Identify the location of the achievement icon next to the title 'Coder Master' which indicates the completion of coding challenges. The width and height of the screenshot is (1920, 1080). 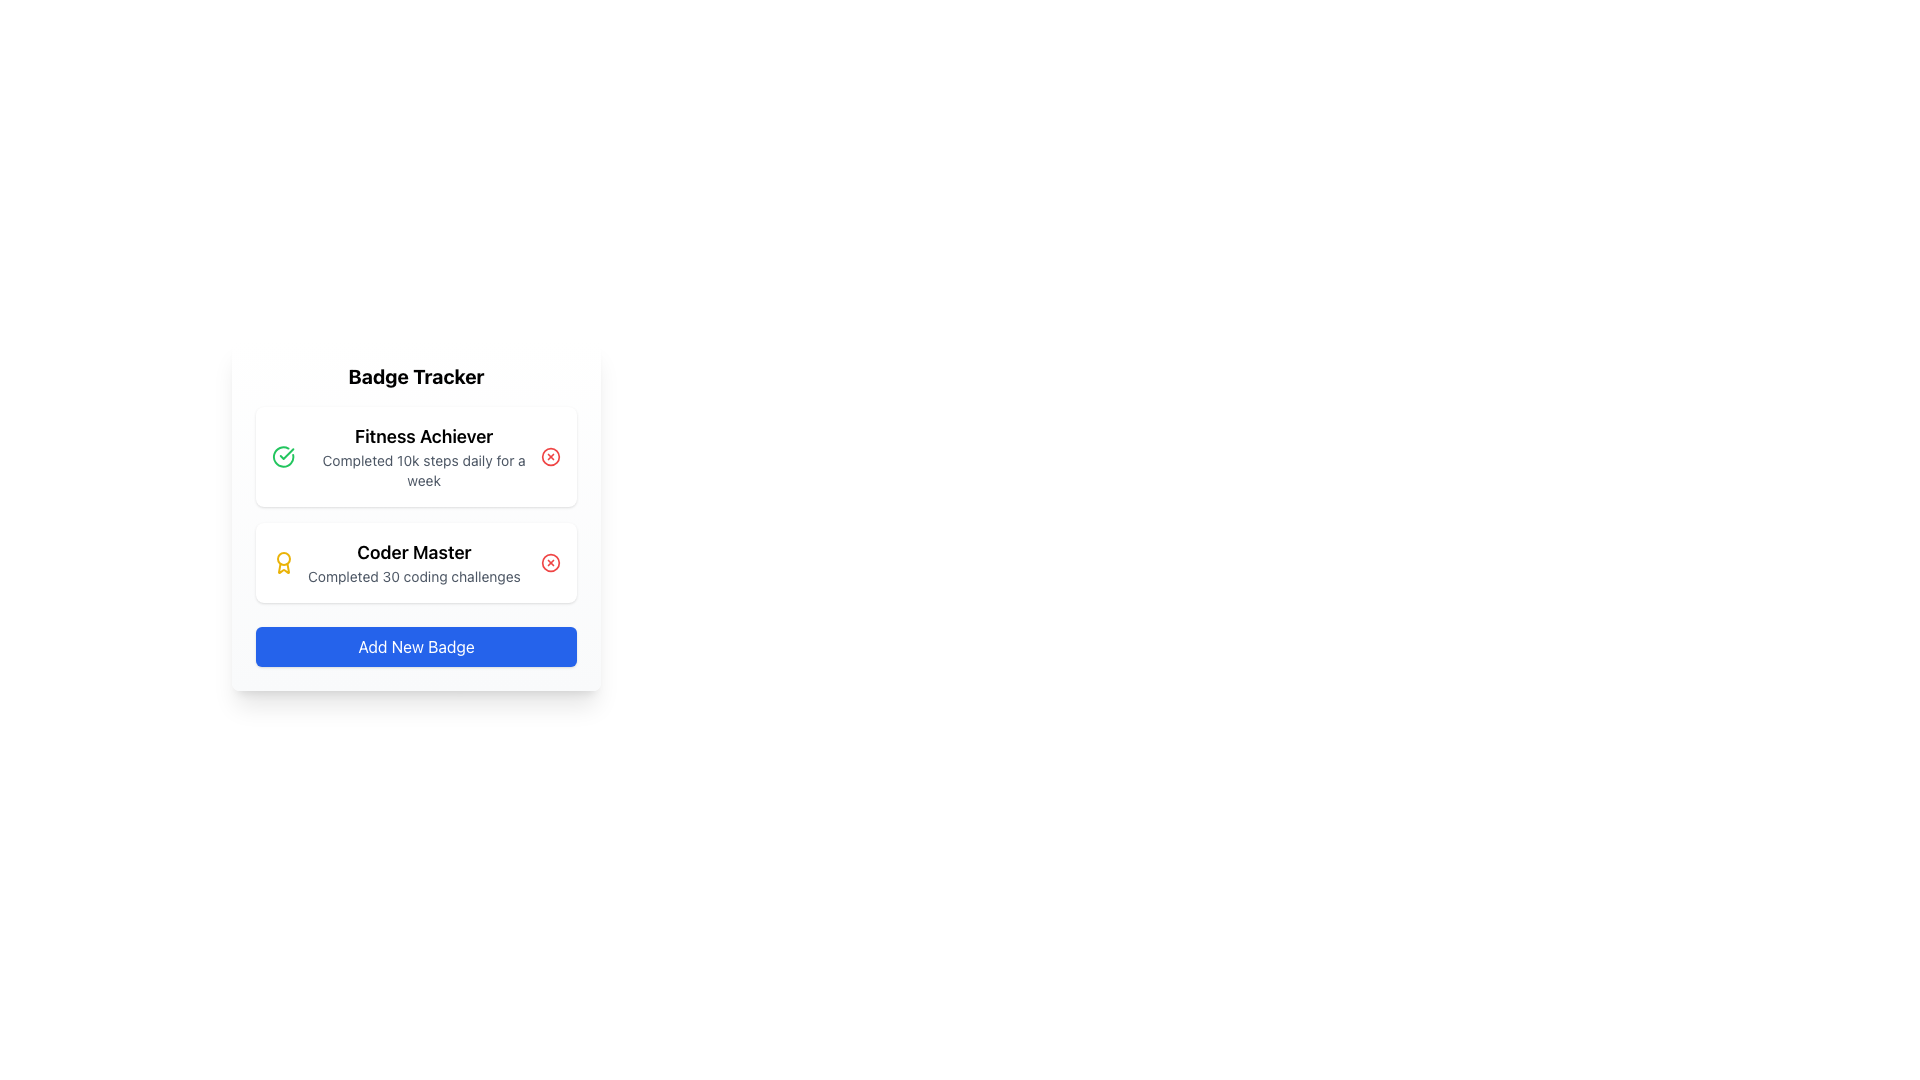
(282, 563).